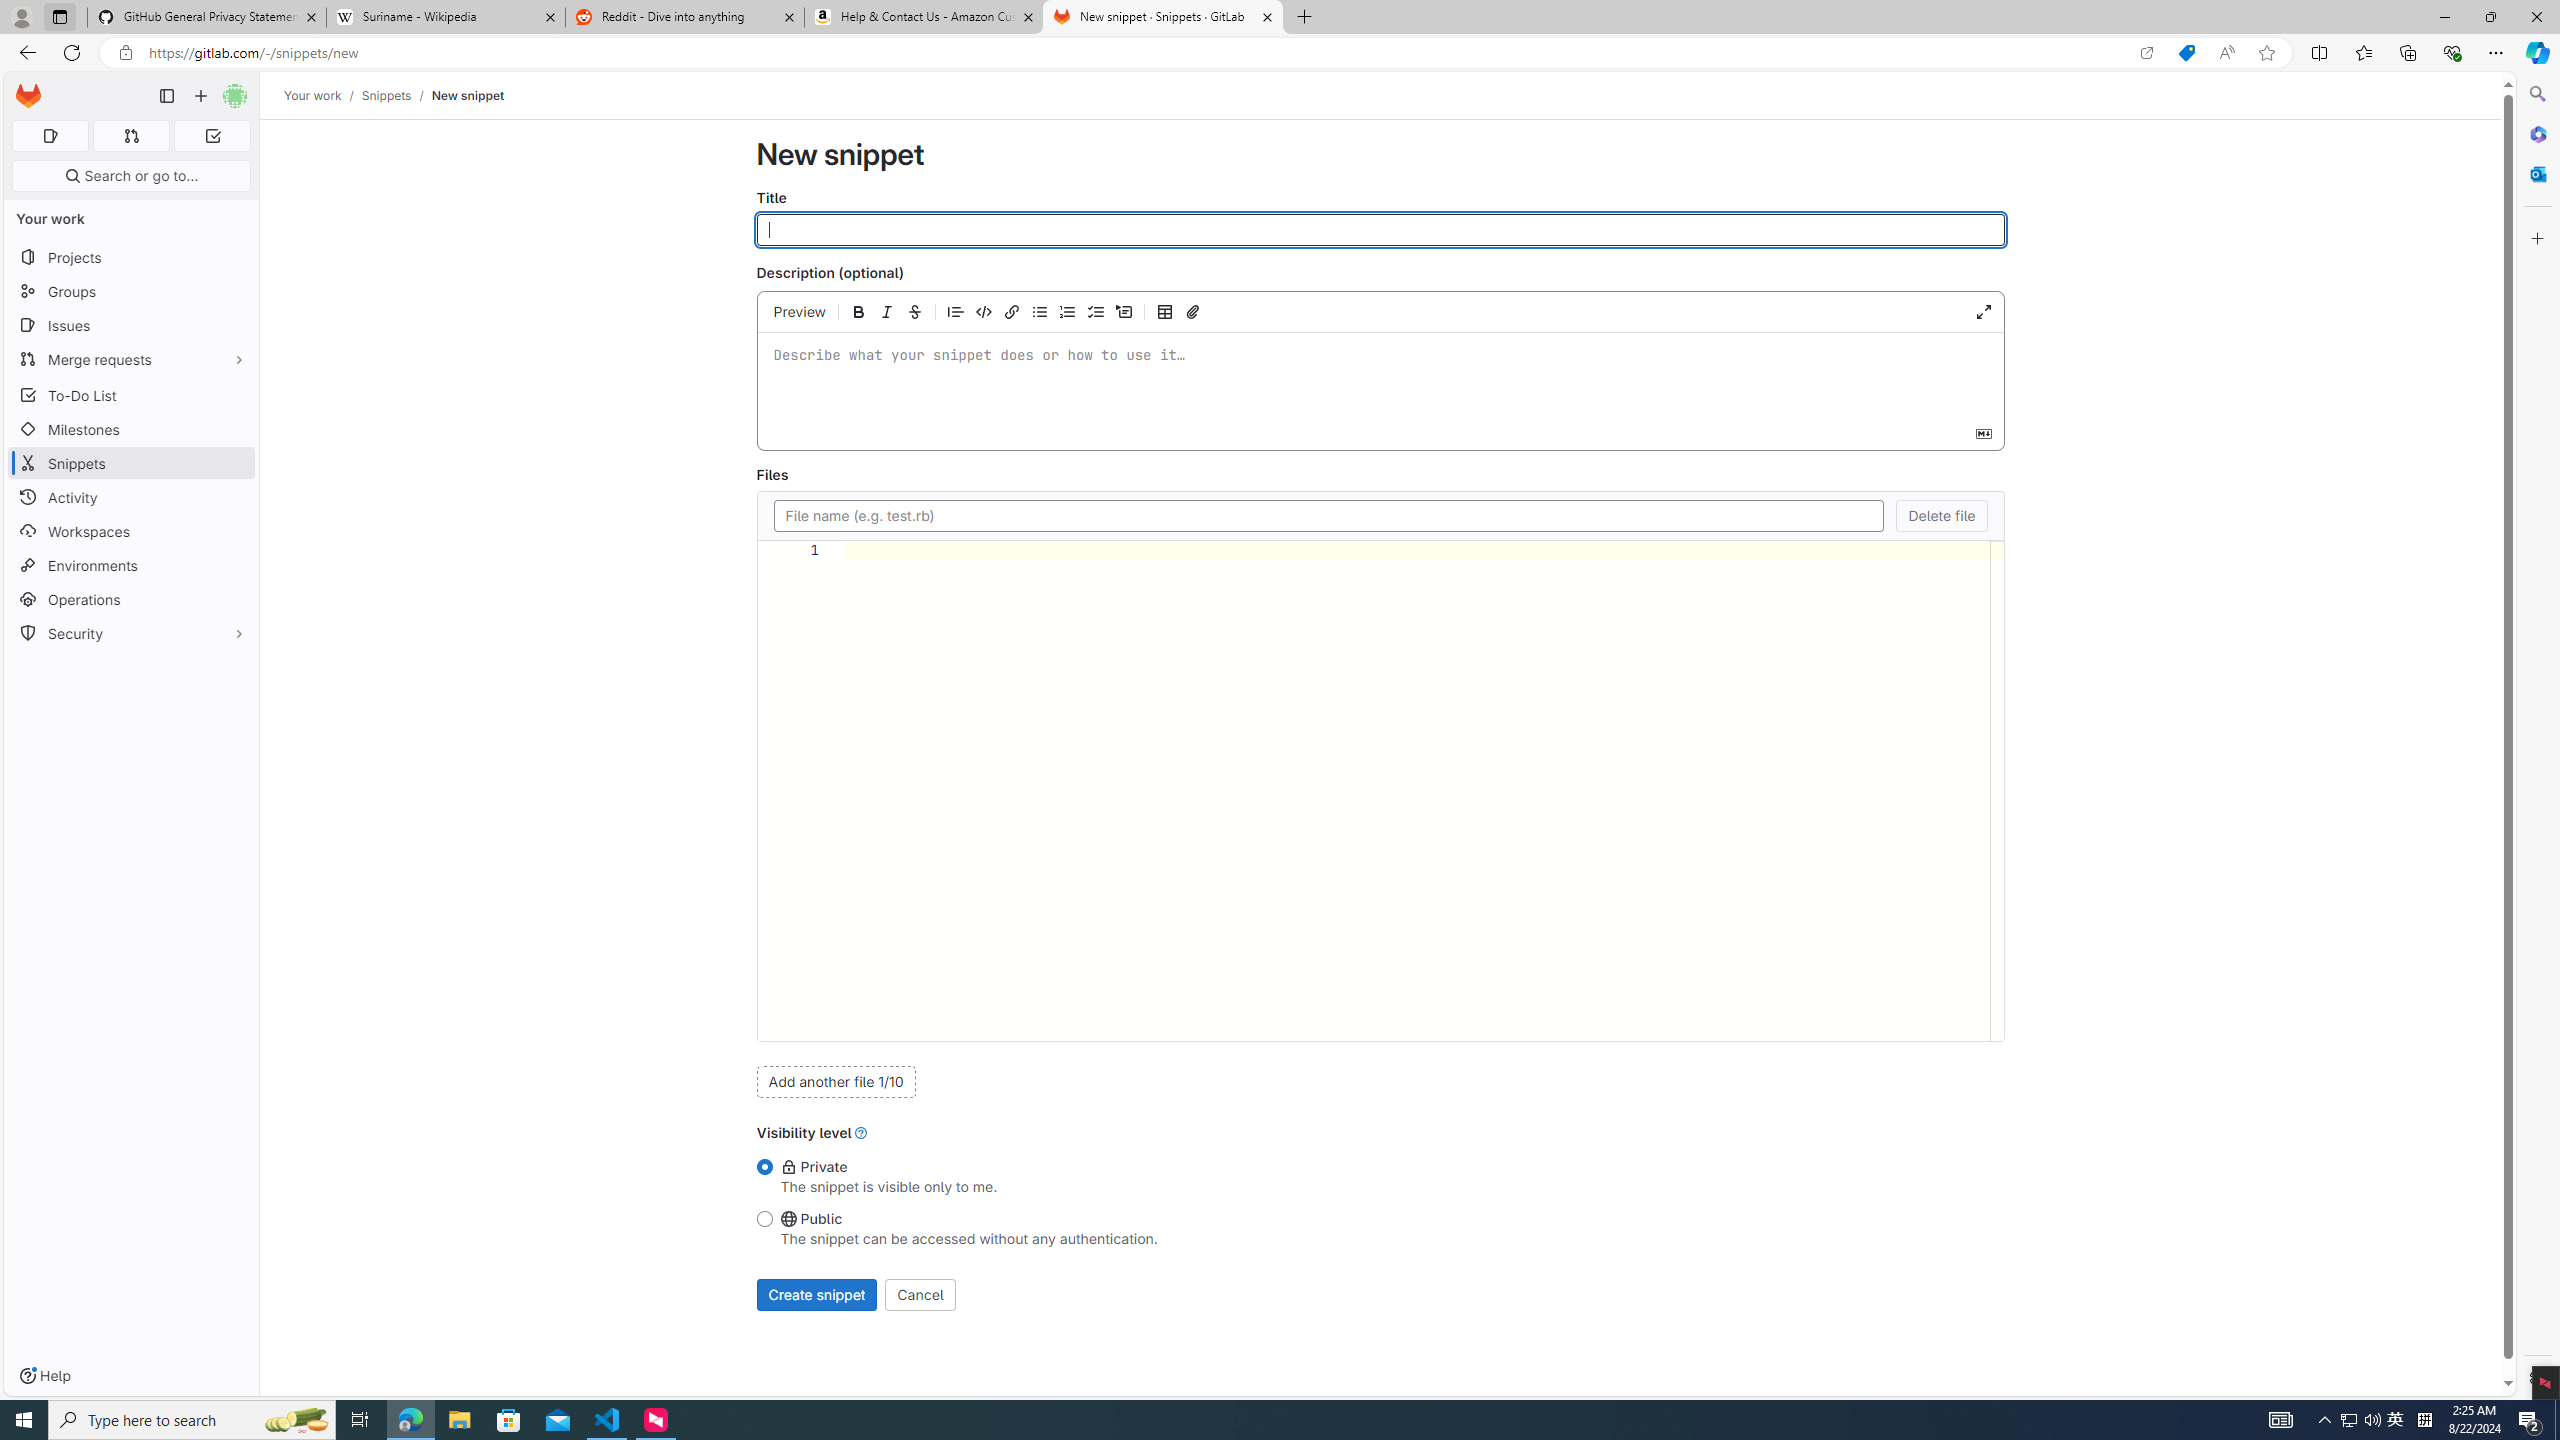  What do you see at coordinates (1943, 514) in the screenshot?
I see `'Delete file'` at bounding box center [1943, 514].